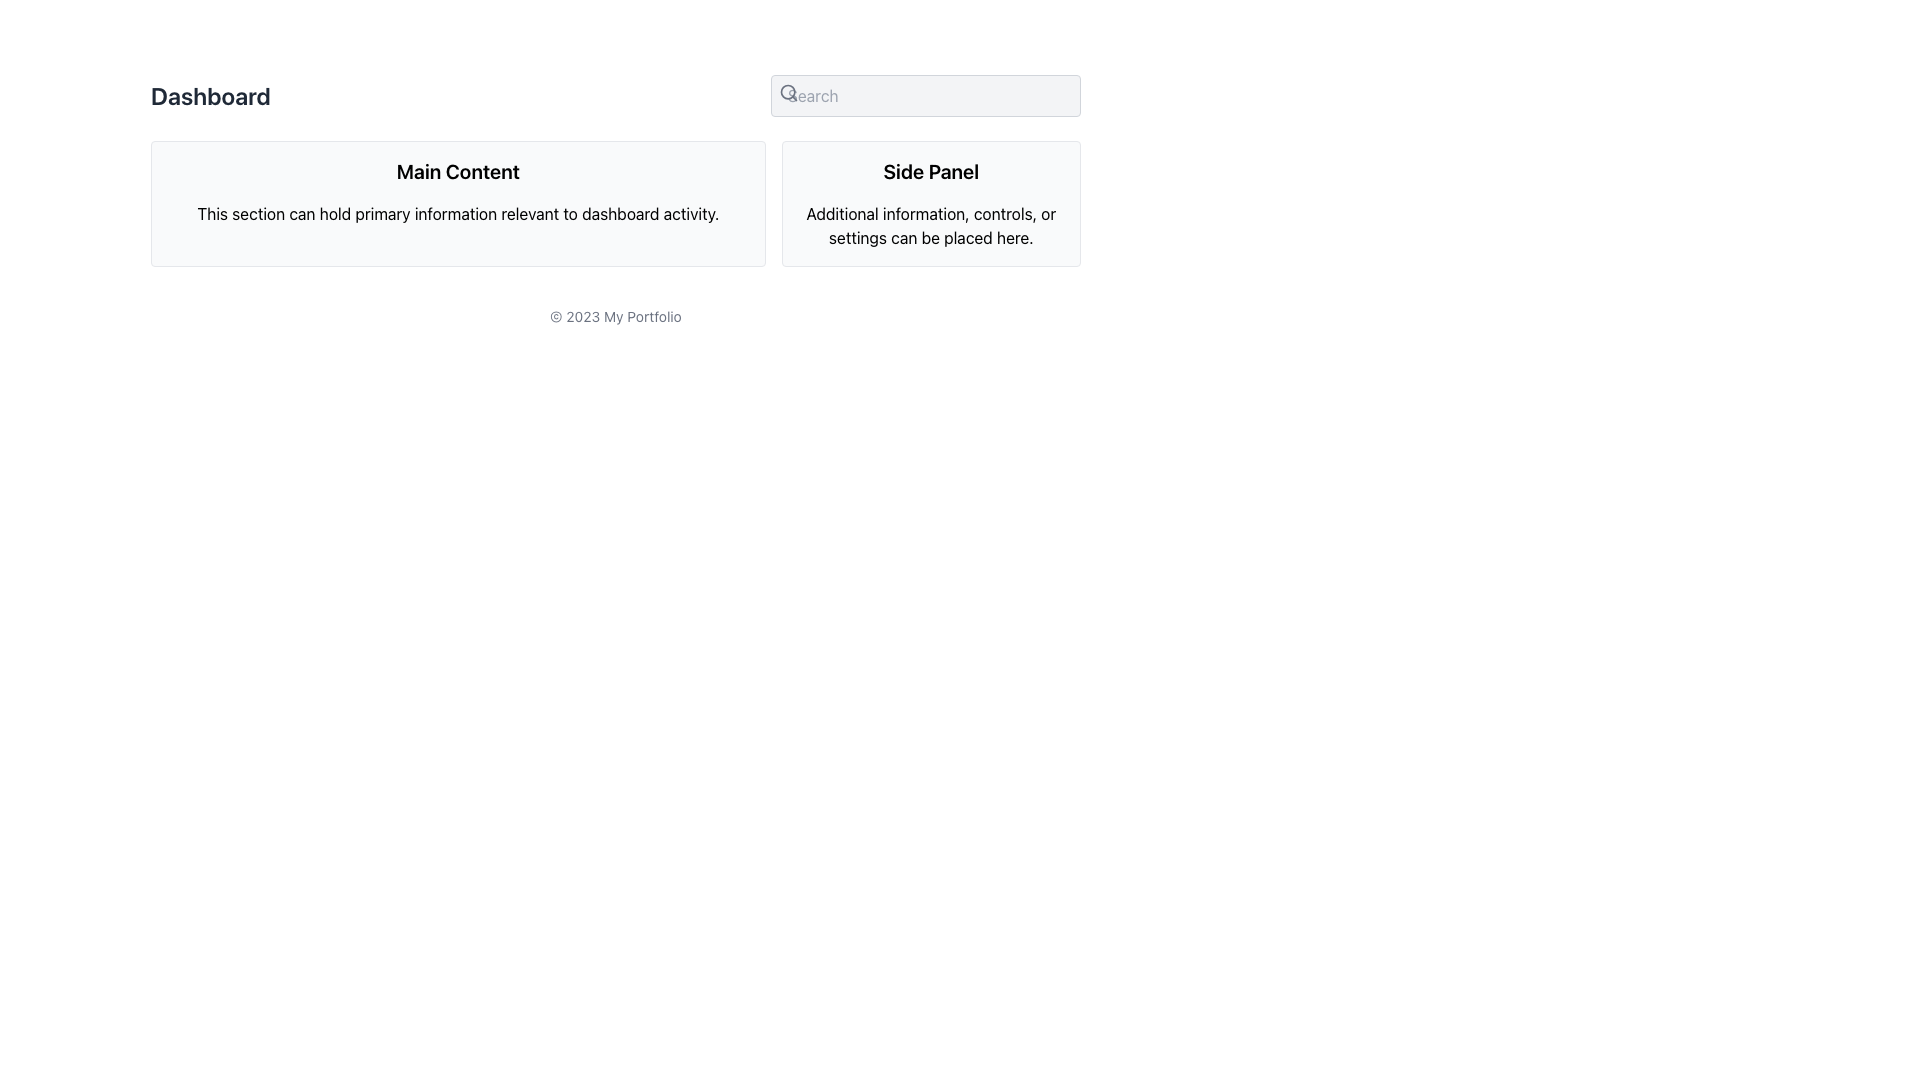  What do you see at coordinates (930, 171) in the screenshot?
I see `header text in the top-right section of the layout that indicates the purpose of the side panel` at bounding box center [930, 171].